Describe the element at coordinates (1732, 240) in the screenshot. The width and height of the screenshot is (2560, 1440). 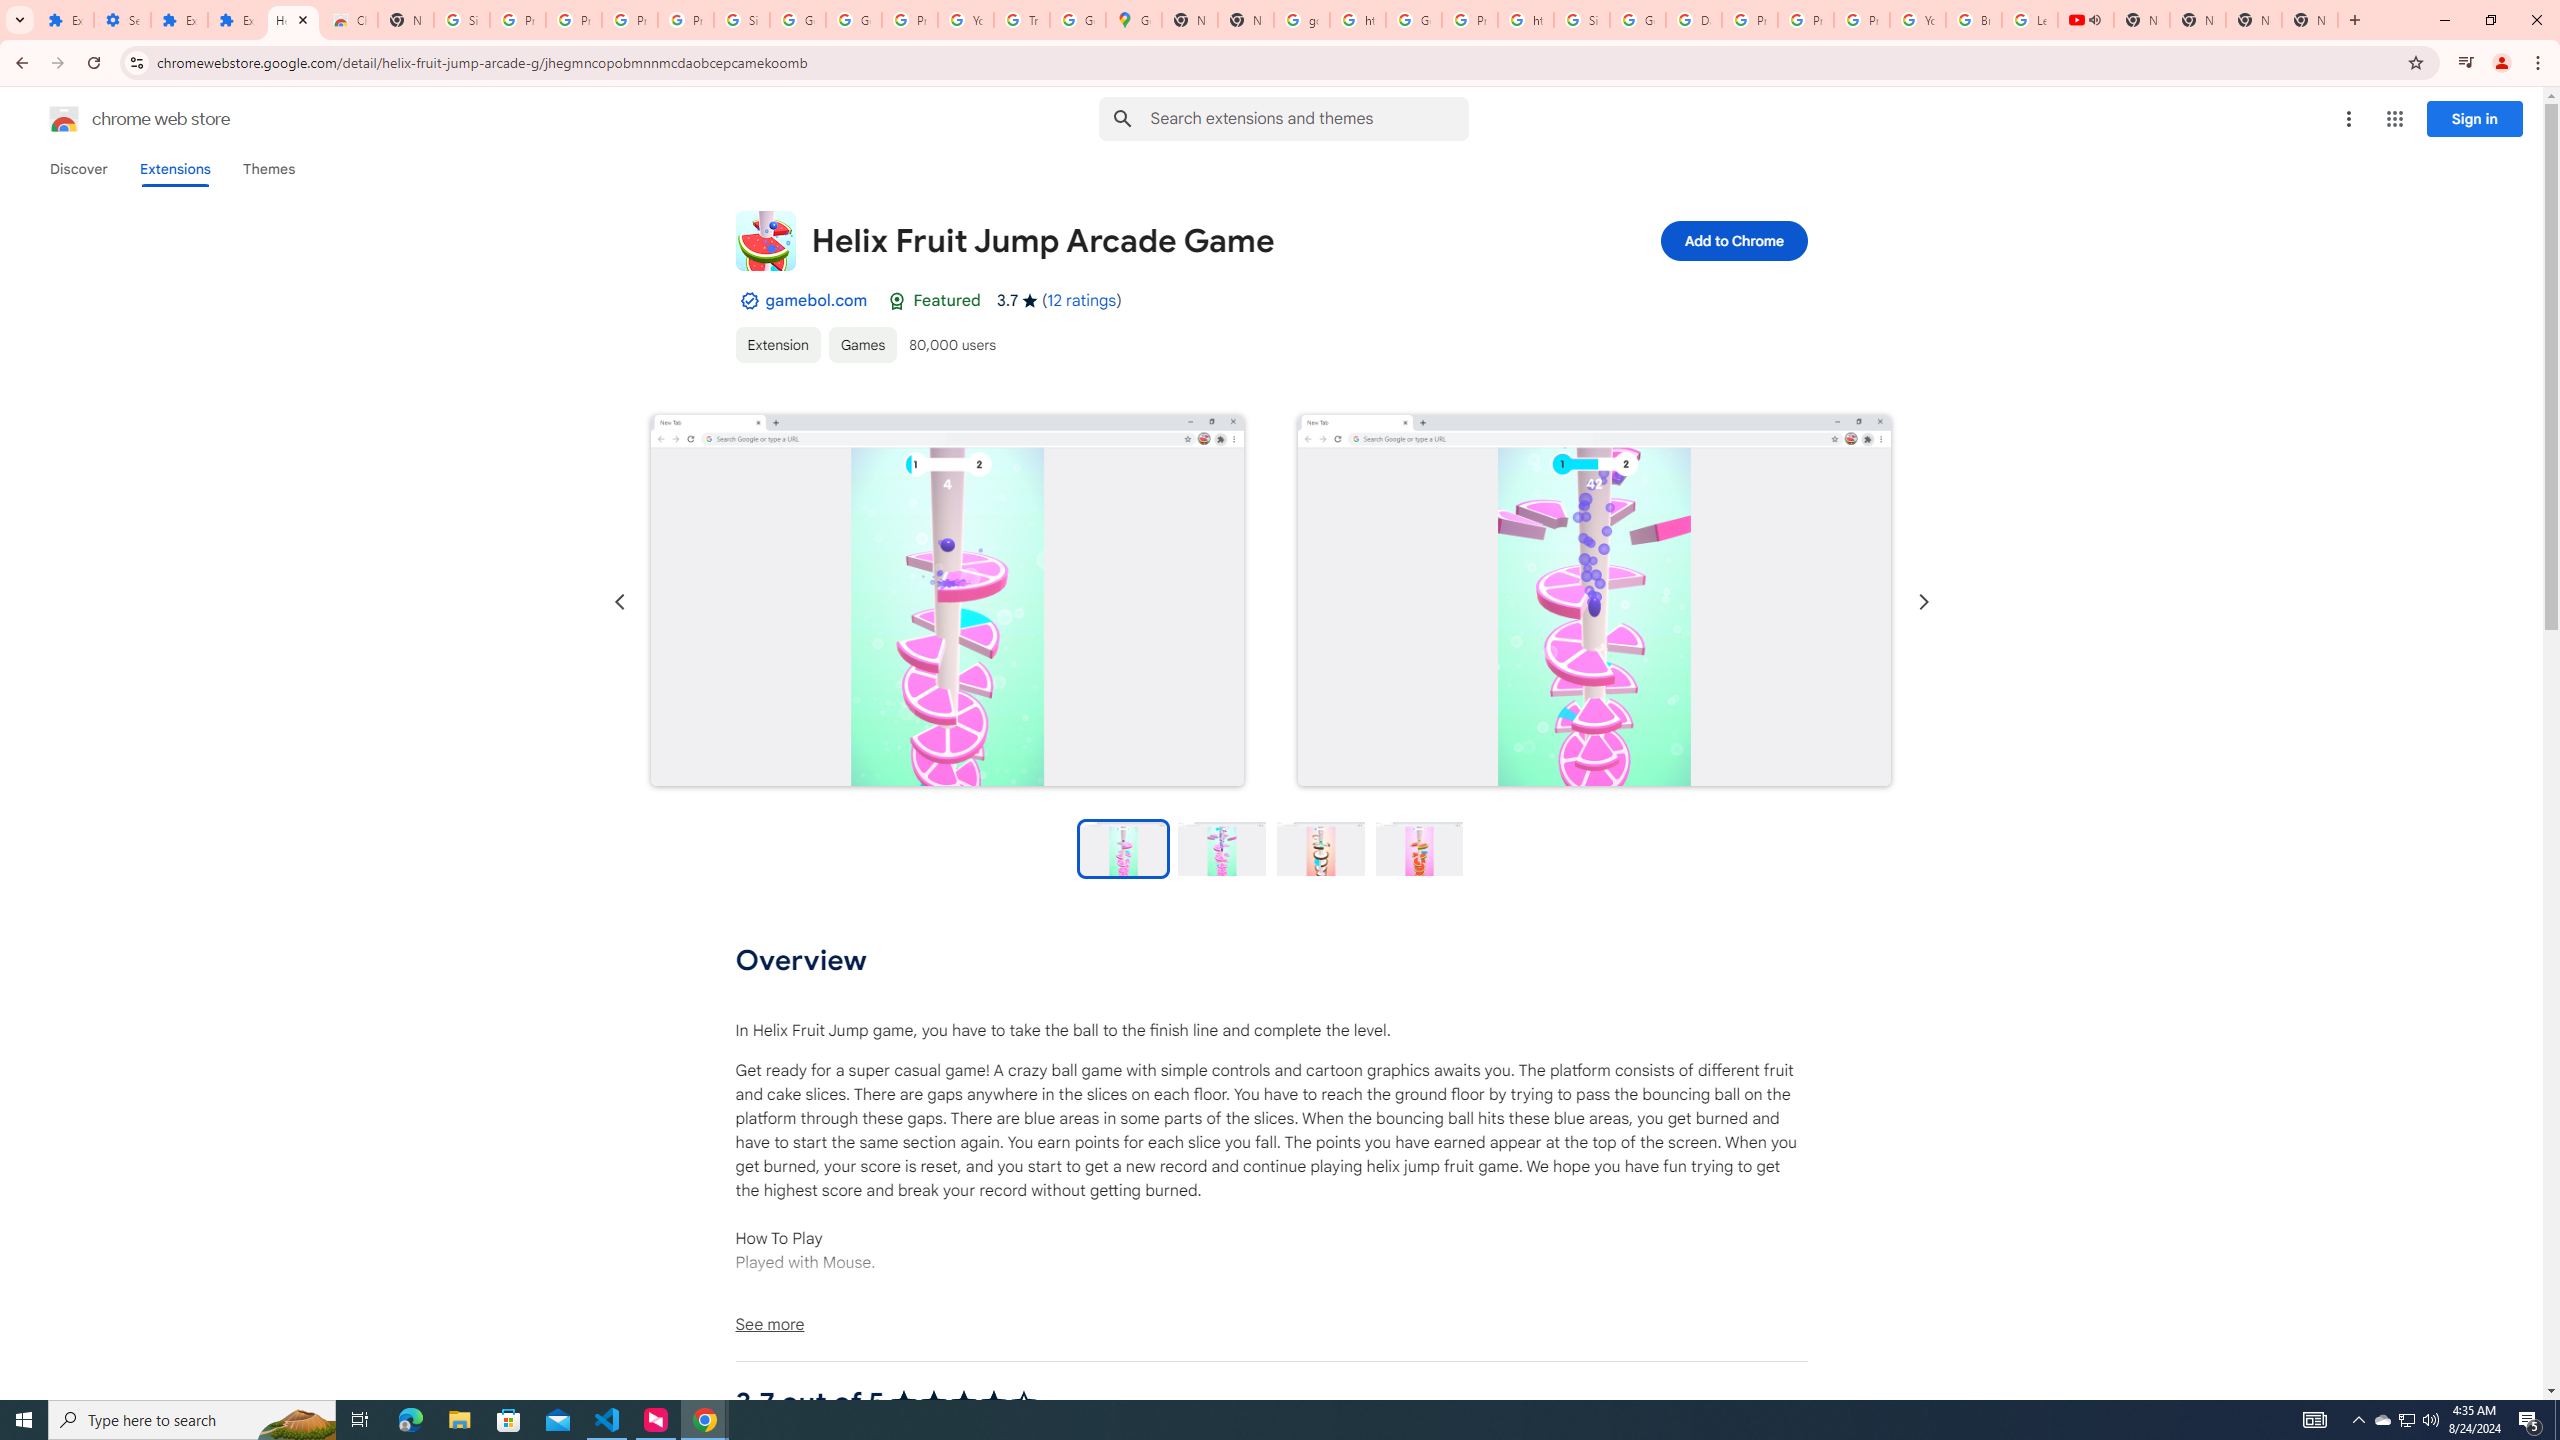
I see `'Add to Chrome'` at that location.